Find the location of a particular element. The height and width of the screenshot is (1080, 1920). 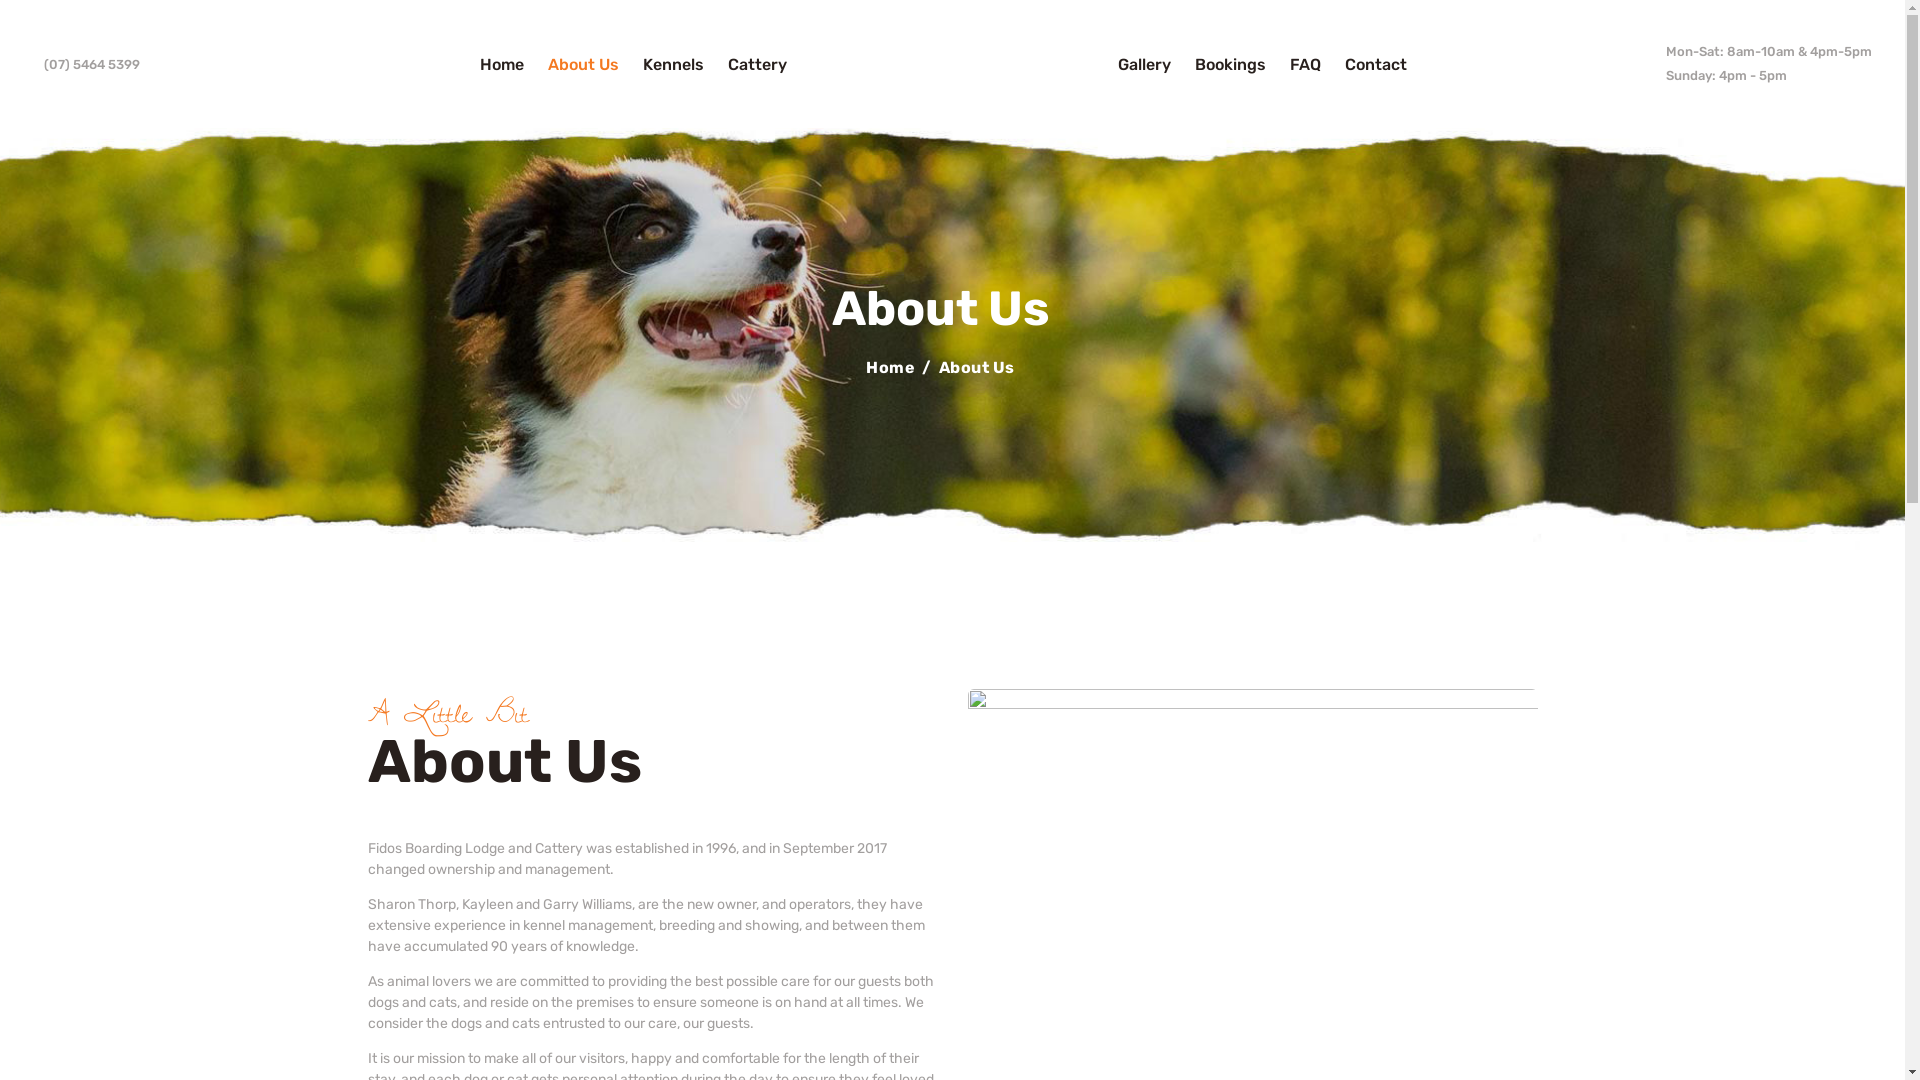

'Home' is located at coordinates (889, 367).